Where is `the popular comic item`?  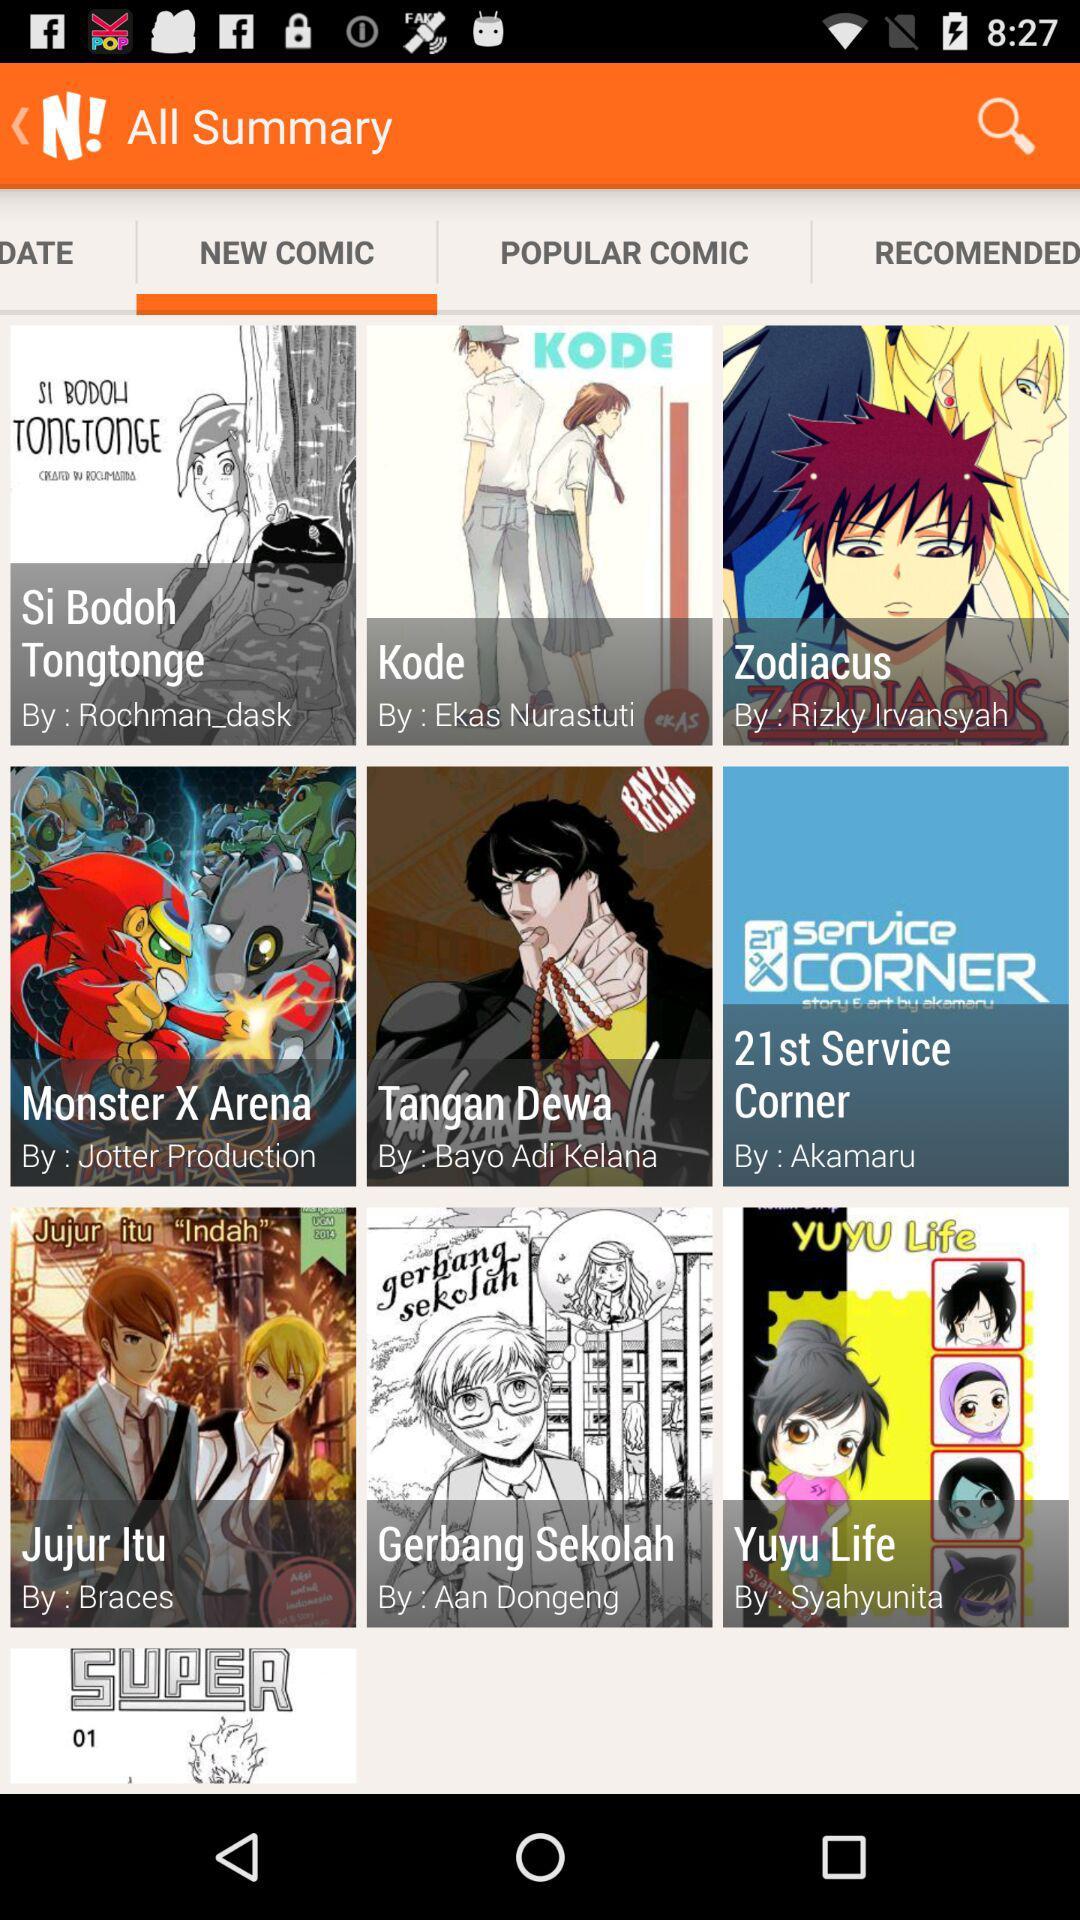
the popular comic item is located at coordinates (623, 251).